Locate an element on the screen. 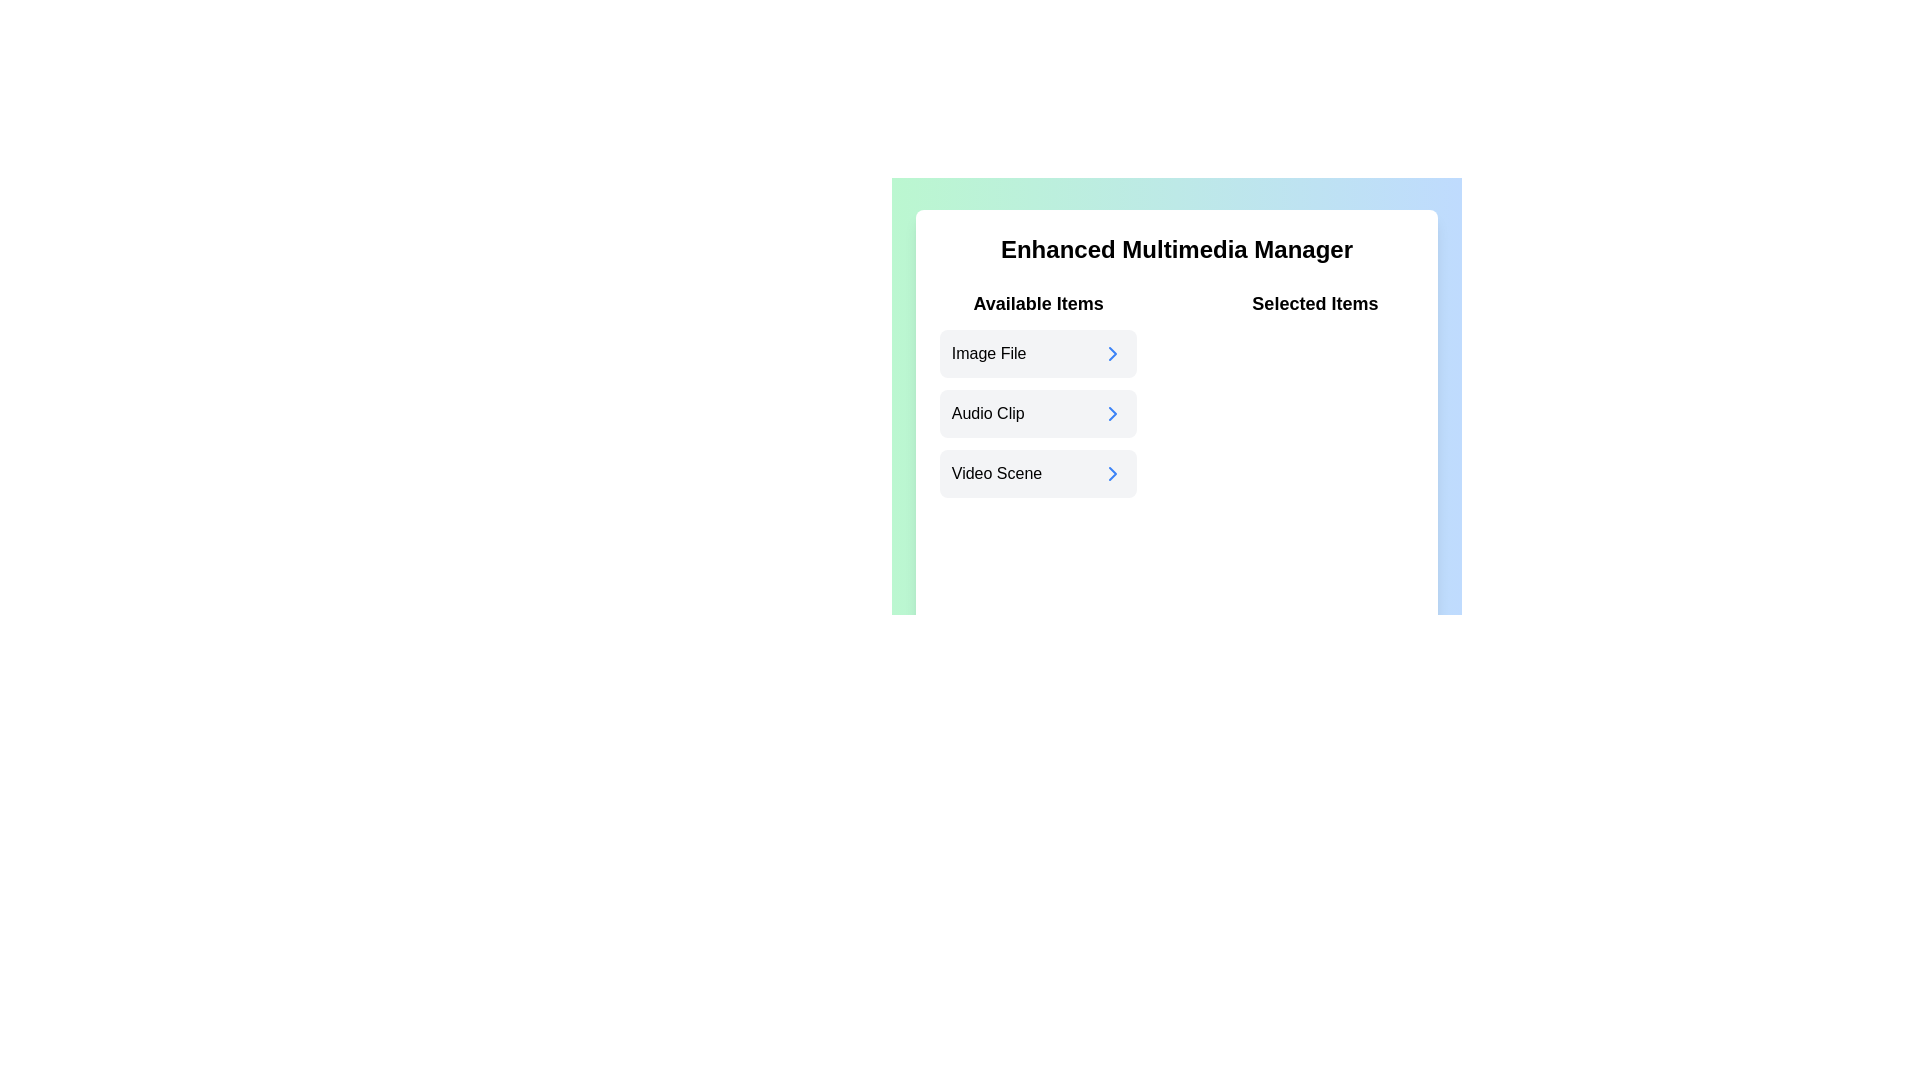  a row is located at coordinates (1037, 412).